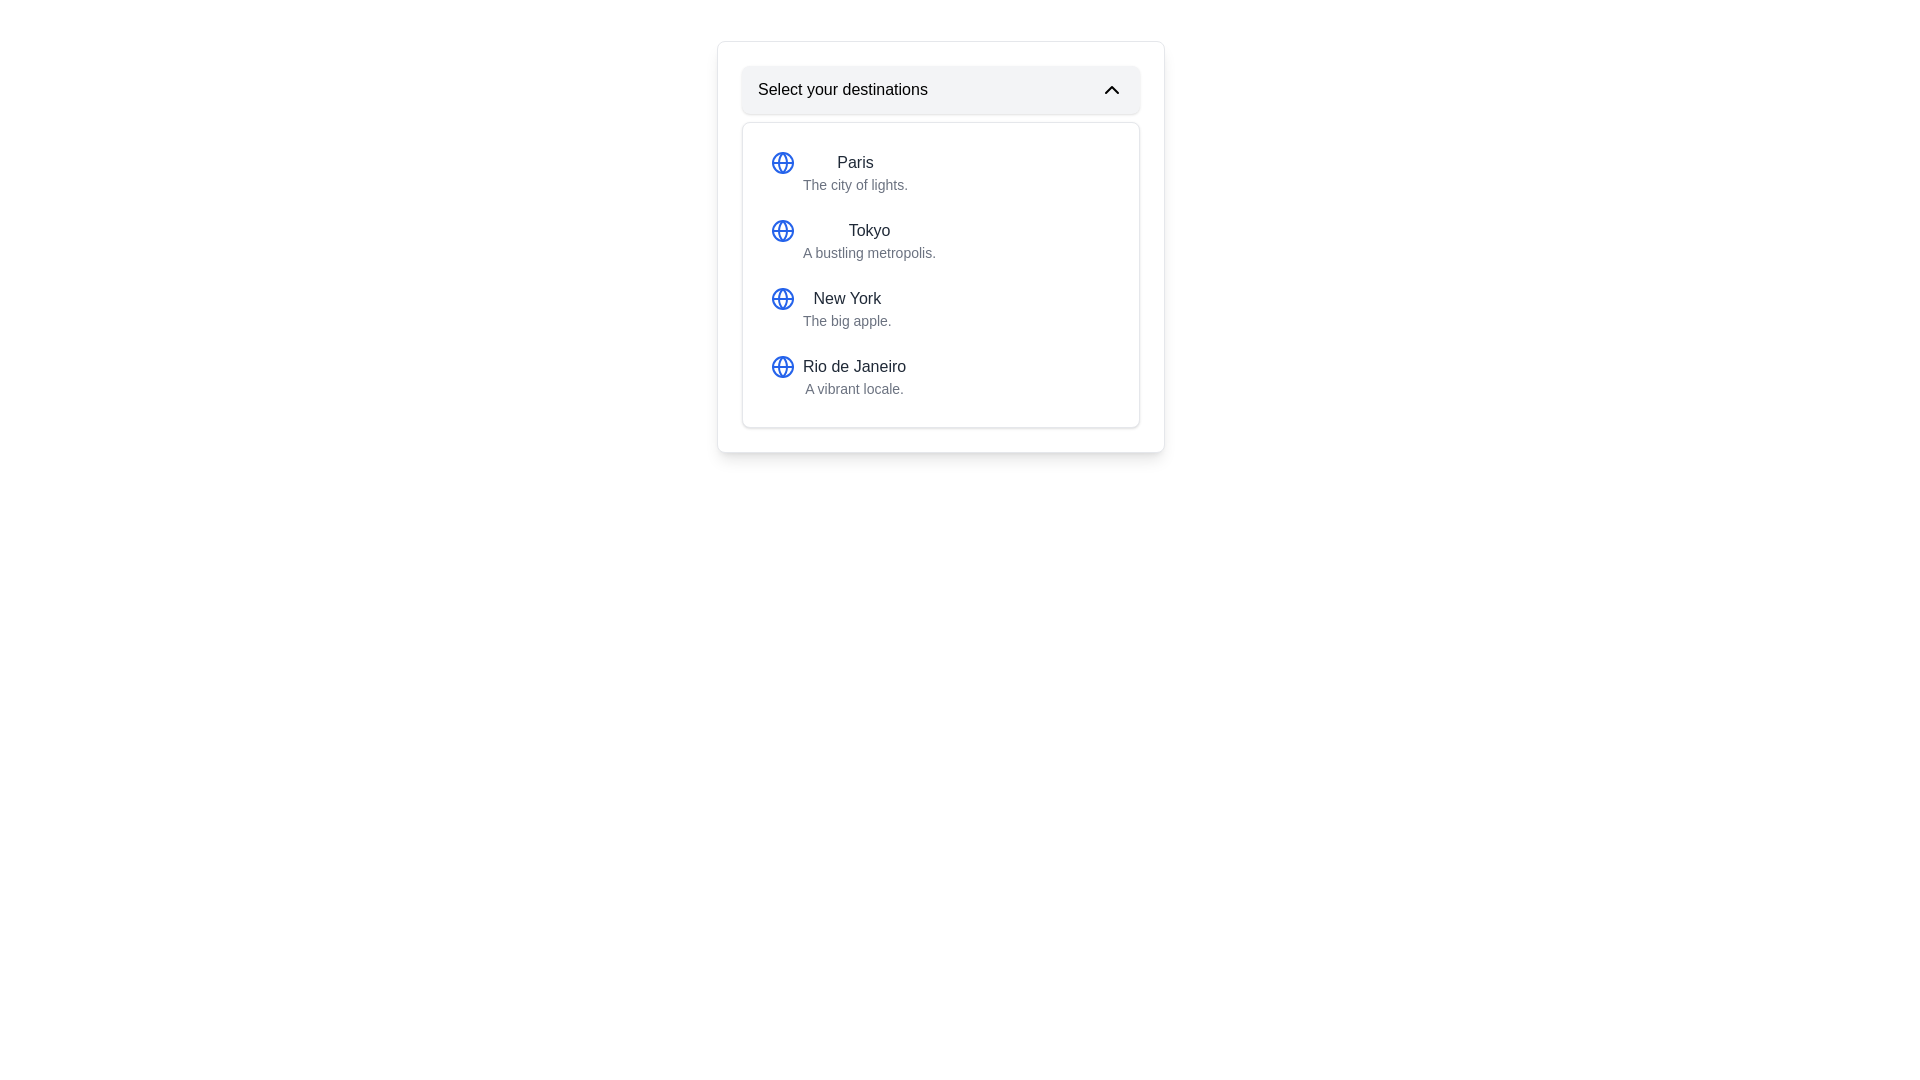 The width and height of the screenshot is (1920, 1080). What do you see at coordinates (939, 239) in the screenshot?
I see `the selectable list item for the Tokyo destination, which is the second item in the vertical list of destination options` at bounding box center [939, 239].